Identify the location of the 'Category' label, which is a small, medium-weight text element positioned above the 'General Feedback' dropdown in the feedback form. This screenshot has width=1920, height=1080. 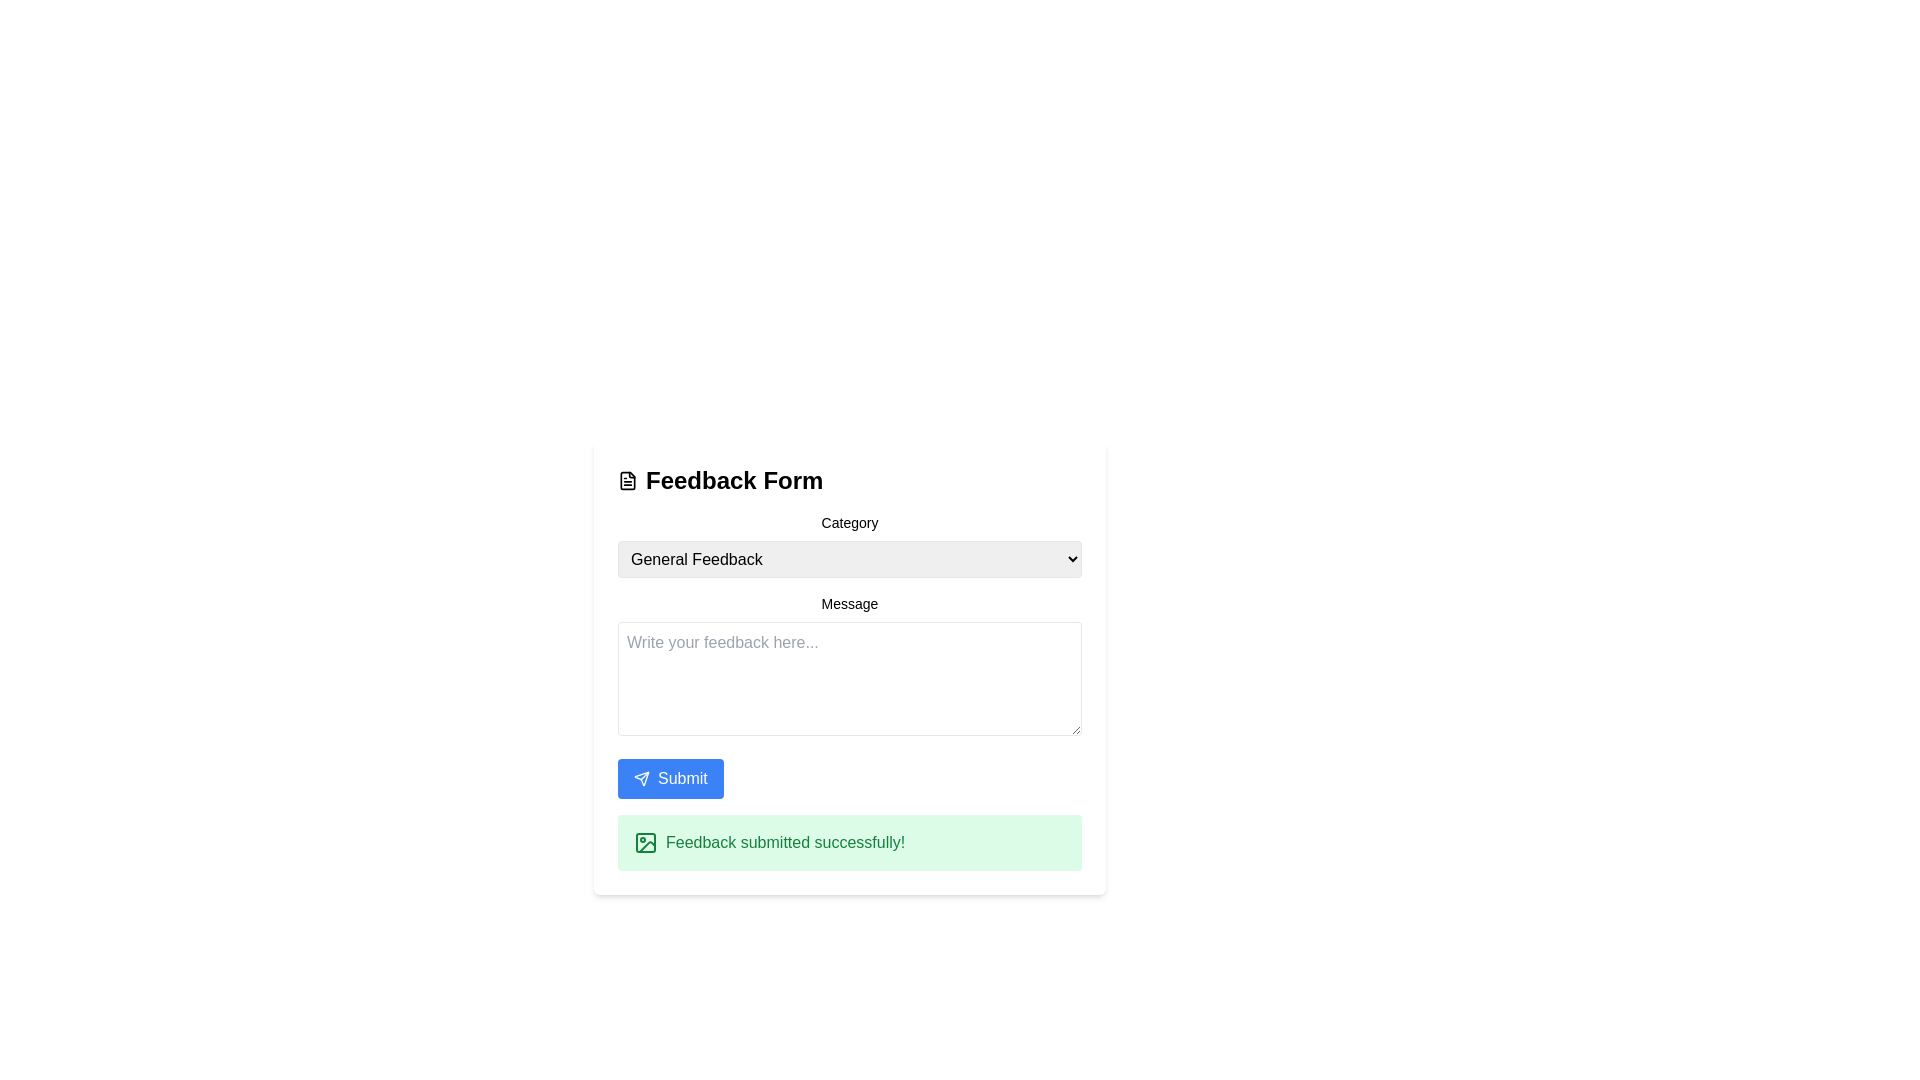
(849, 522).